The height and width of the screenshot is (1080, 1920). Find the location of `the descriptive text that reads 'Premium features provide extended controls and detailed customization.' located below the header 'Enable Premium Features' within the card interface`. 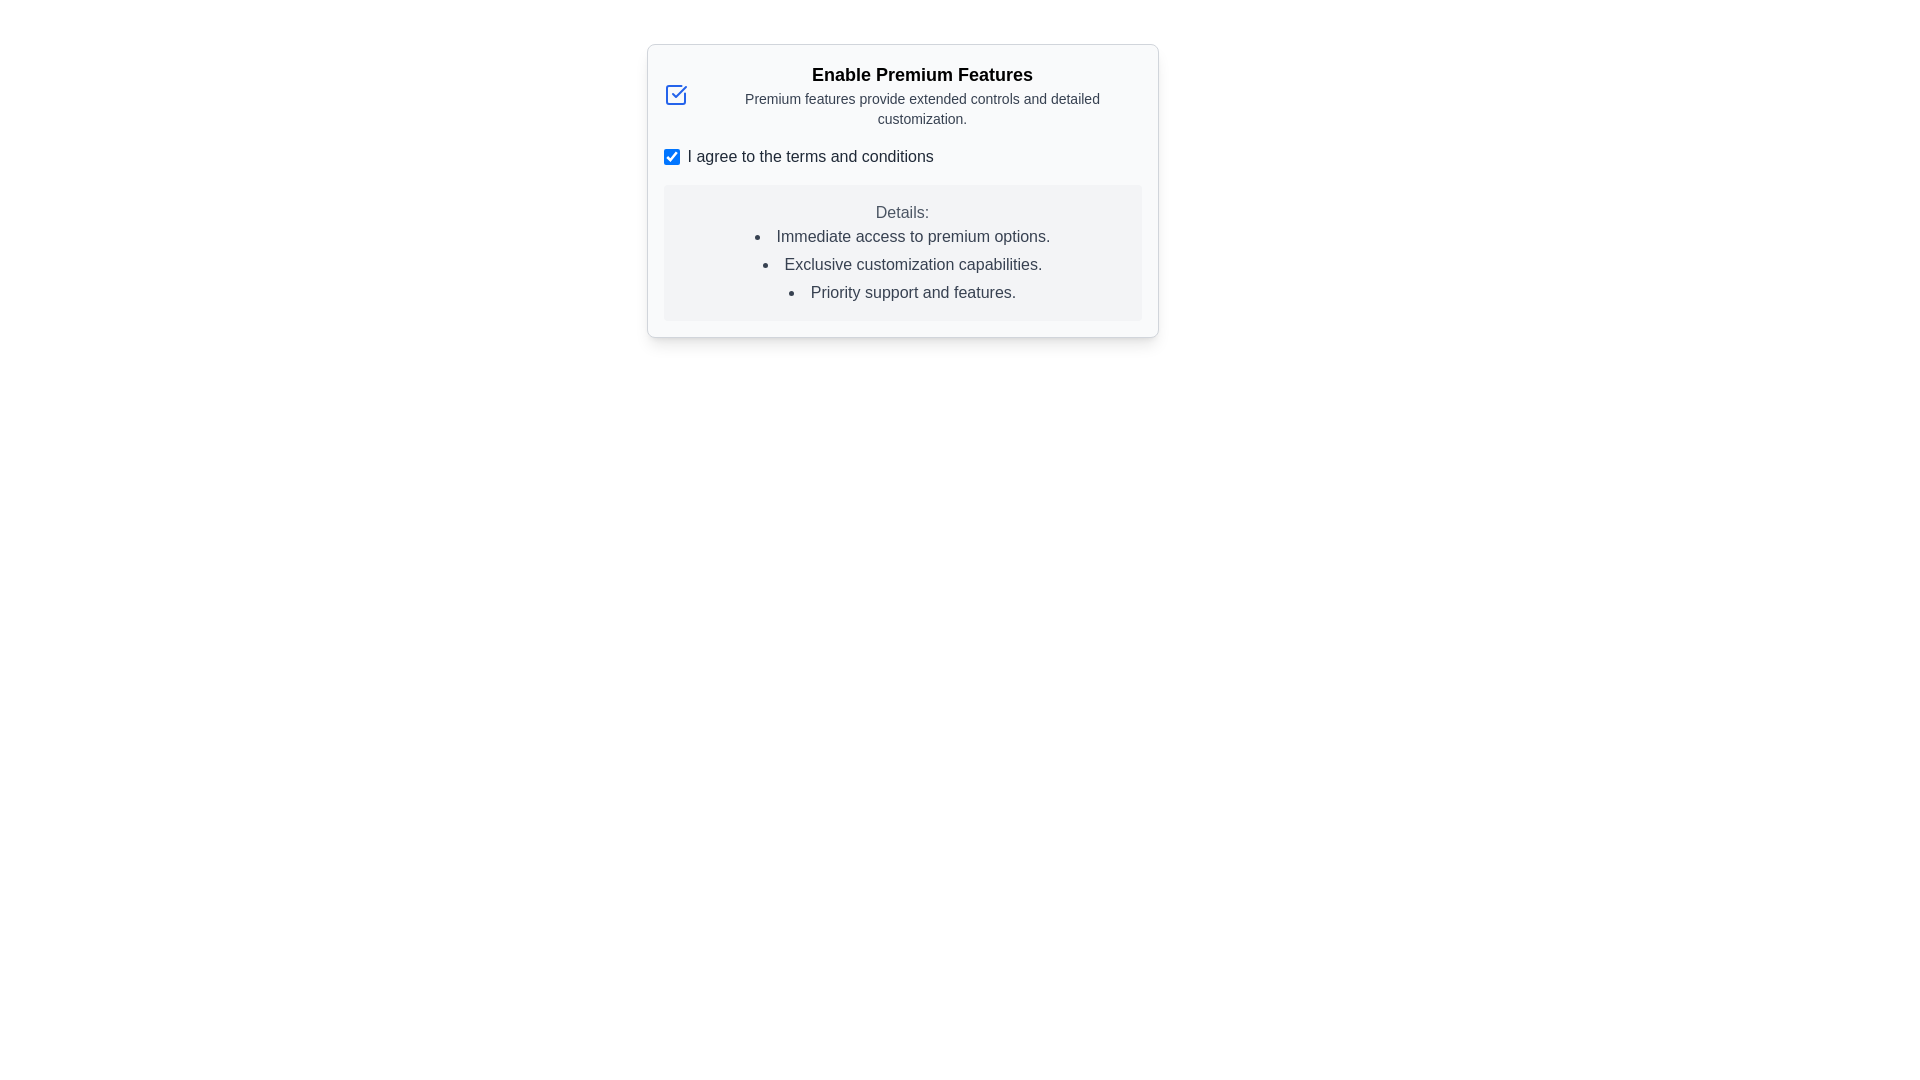

the descriptive text that reads 'Premium features provide extended controls and detailed customization.' located below the header 'Enable Premium Features' within the card interface is located at coordinates (921, 108).